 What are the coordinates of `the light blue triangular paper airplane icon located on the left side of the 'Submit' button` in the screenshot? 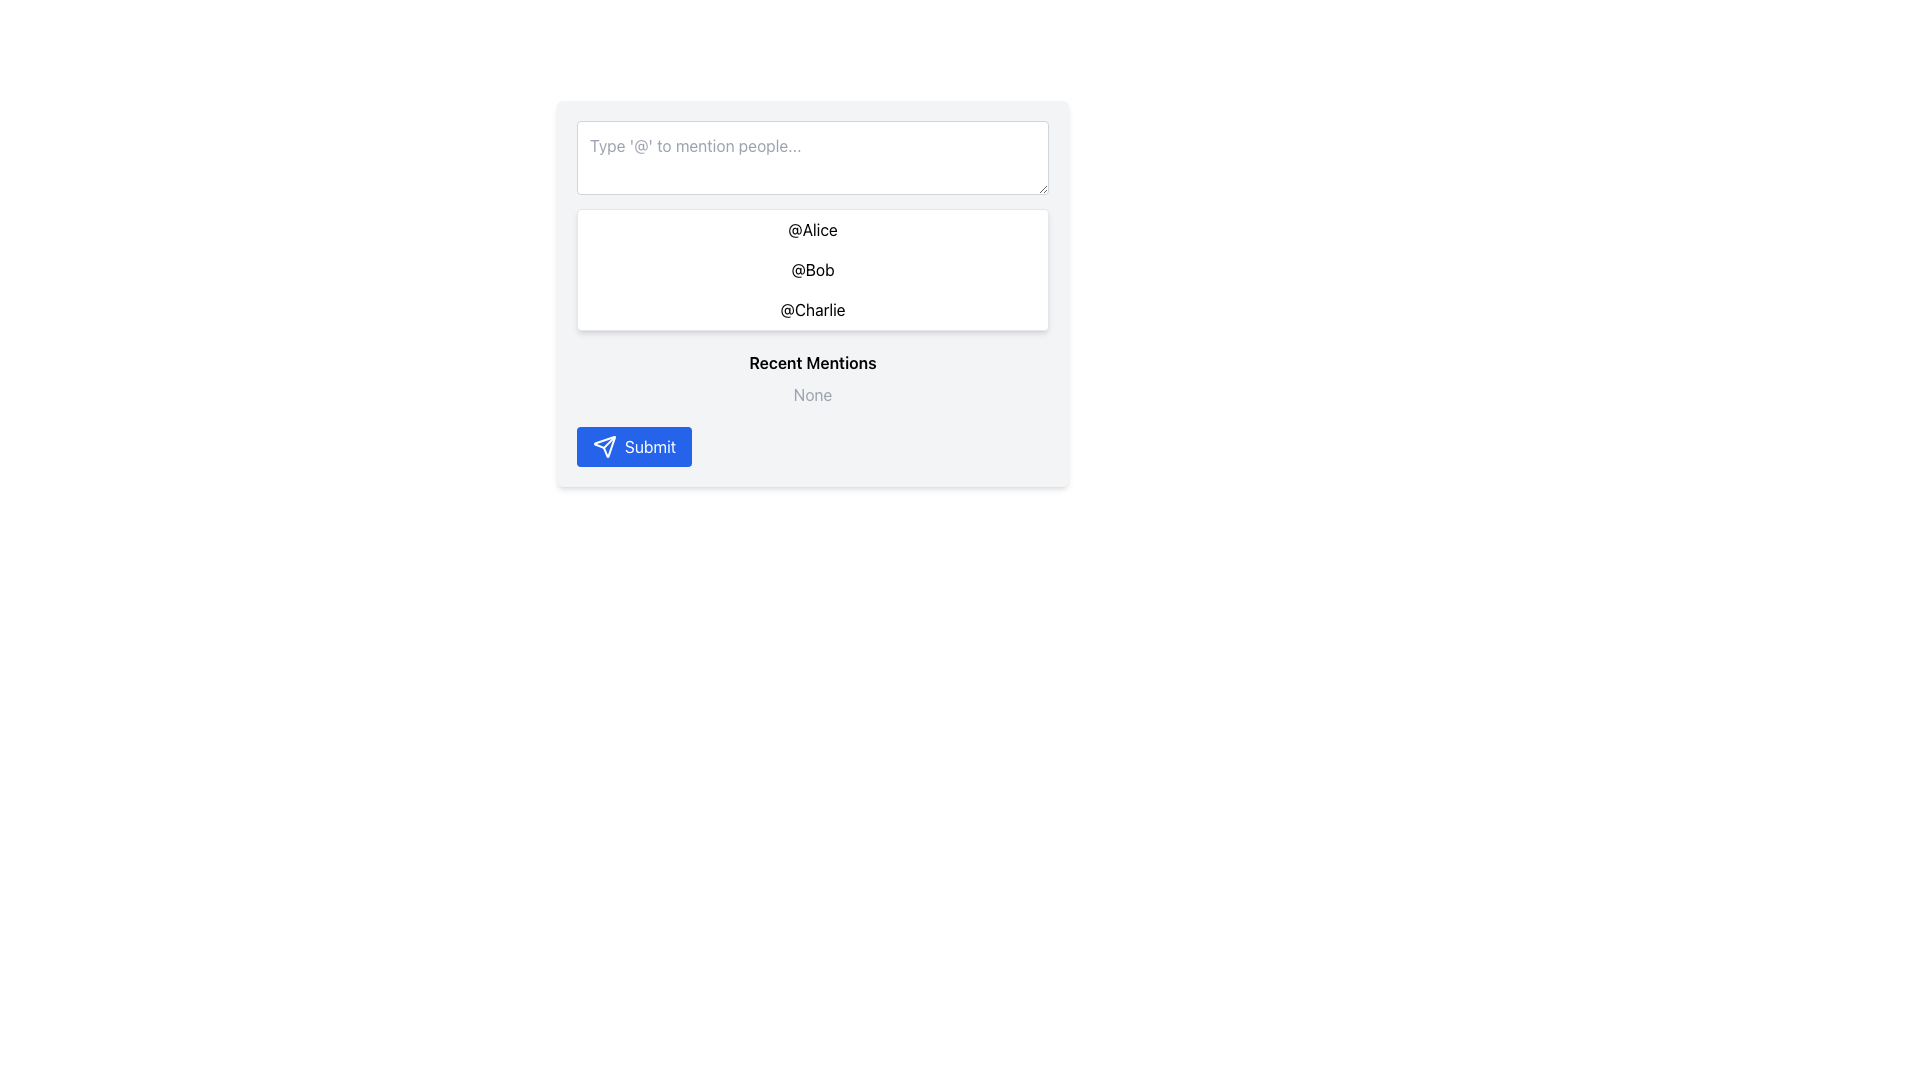 It's located at (603, 446).